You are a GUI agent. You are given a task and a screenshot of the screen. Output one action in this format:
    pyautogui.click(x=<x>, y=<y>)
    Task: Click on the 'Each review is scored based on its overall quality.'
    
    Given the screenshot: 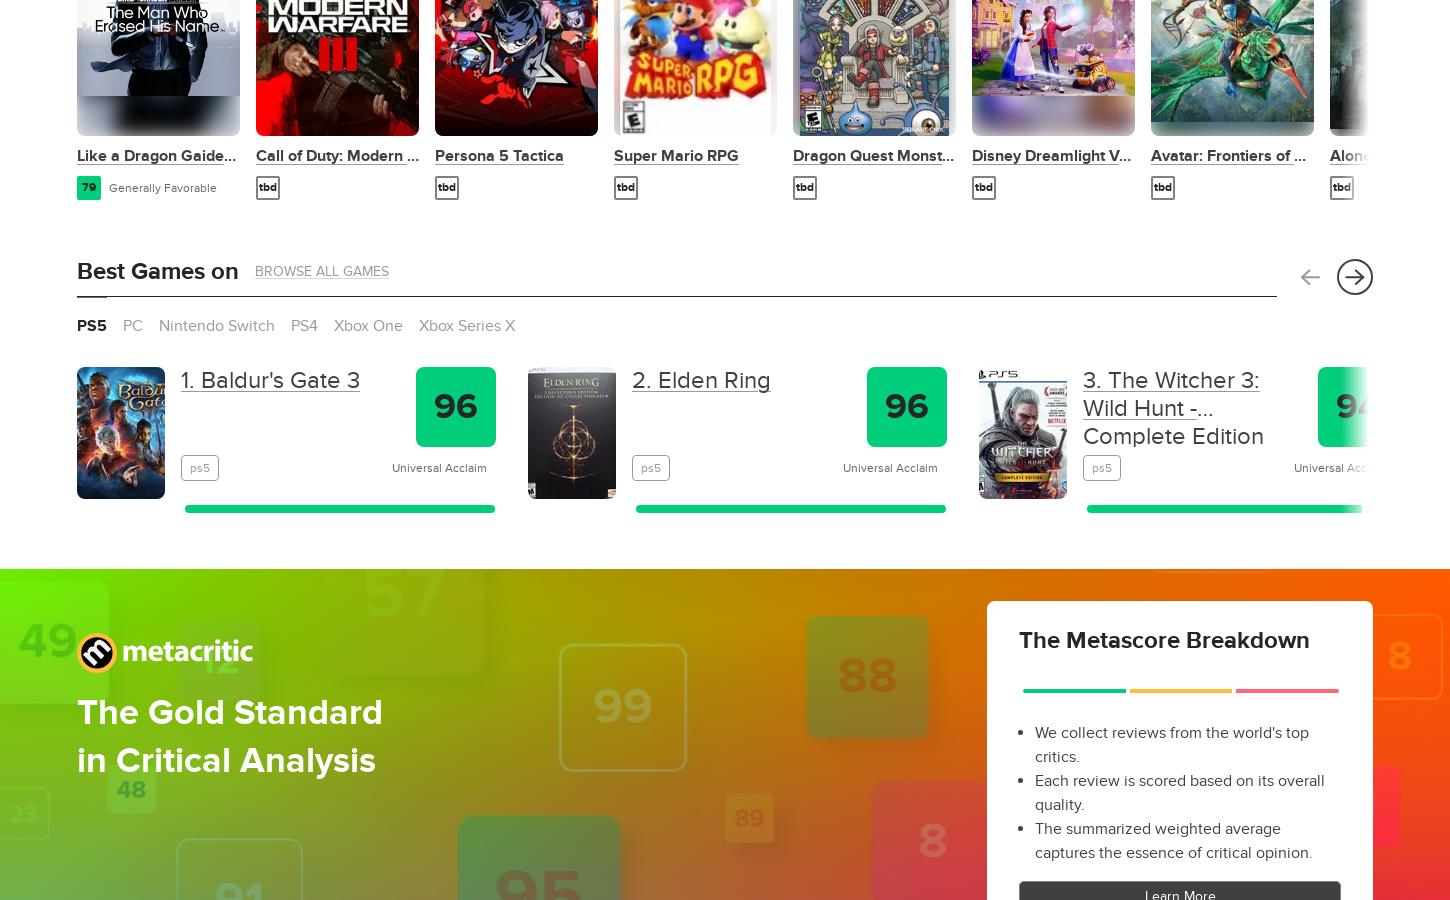 What is the action you would take?
    pyautogui.click(x=1179, y=792)
    